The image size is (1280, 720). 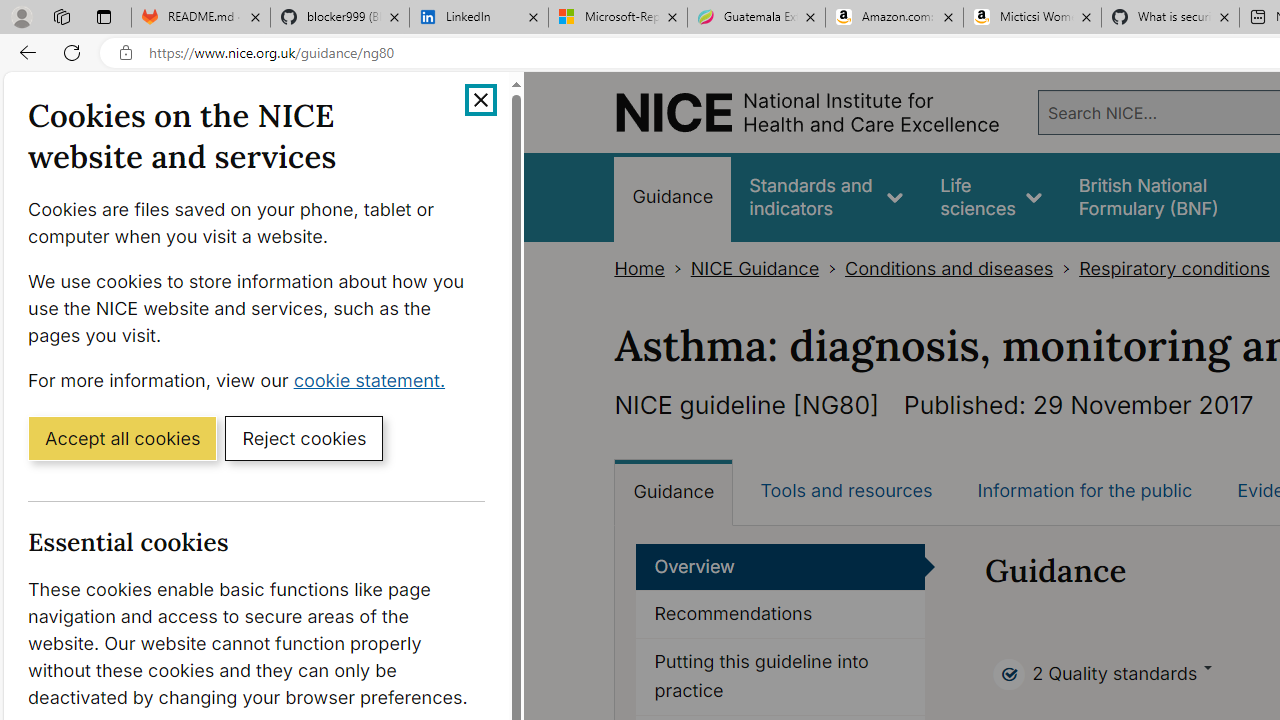 What do you see at coordinates (779, 676) in the screenshot?
I see `'Putting this guideline into practice'` at bounding box center [779, 676].